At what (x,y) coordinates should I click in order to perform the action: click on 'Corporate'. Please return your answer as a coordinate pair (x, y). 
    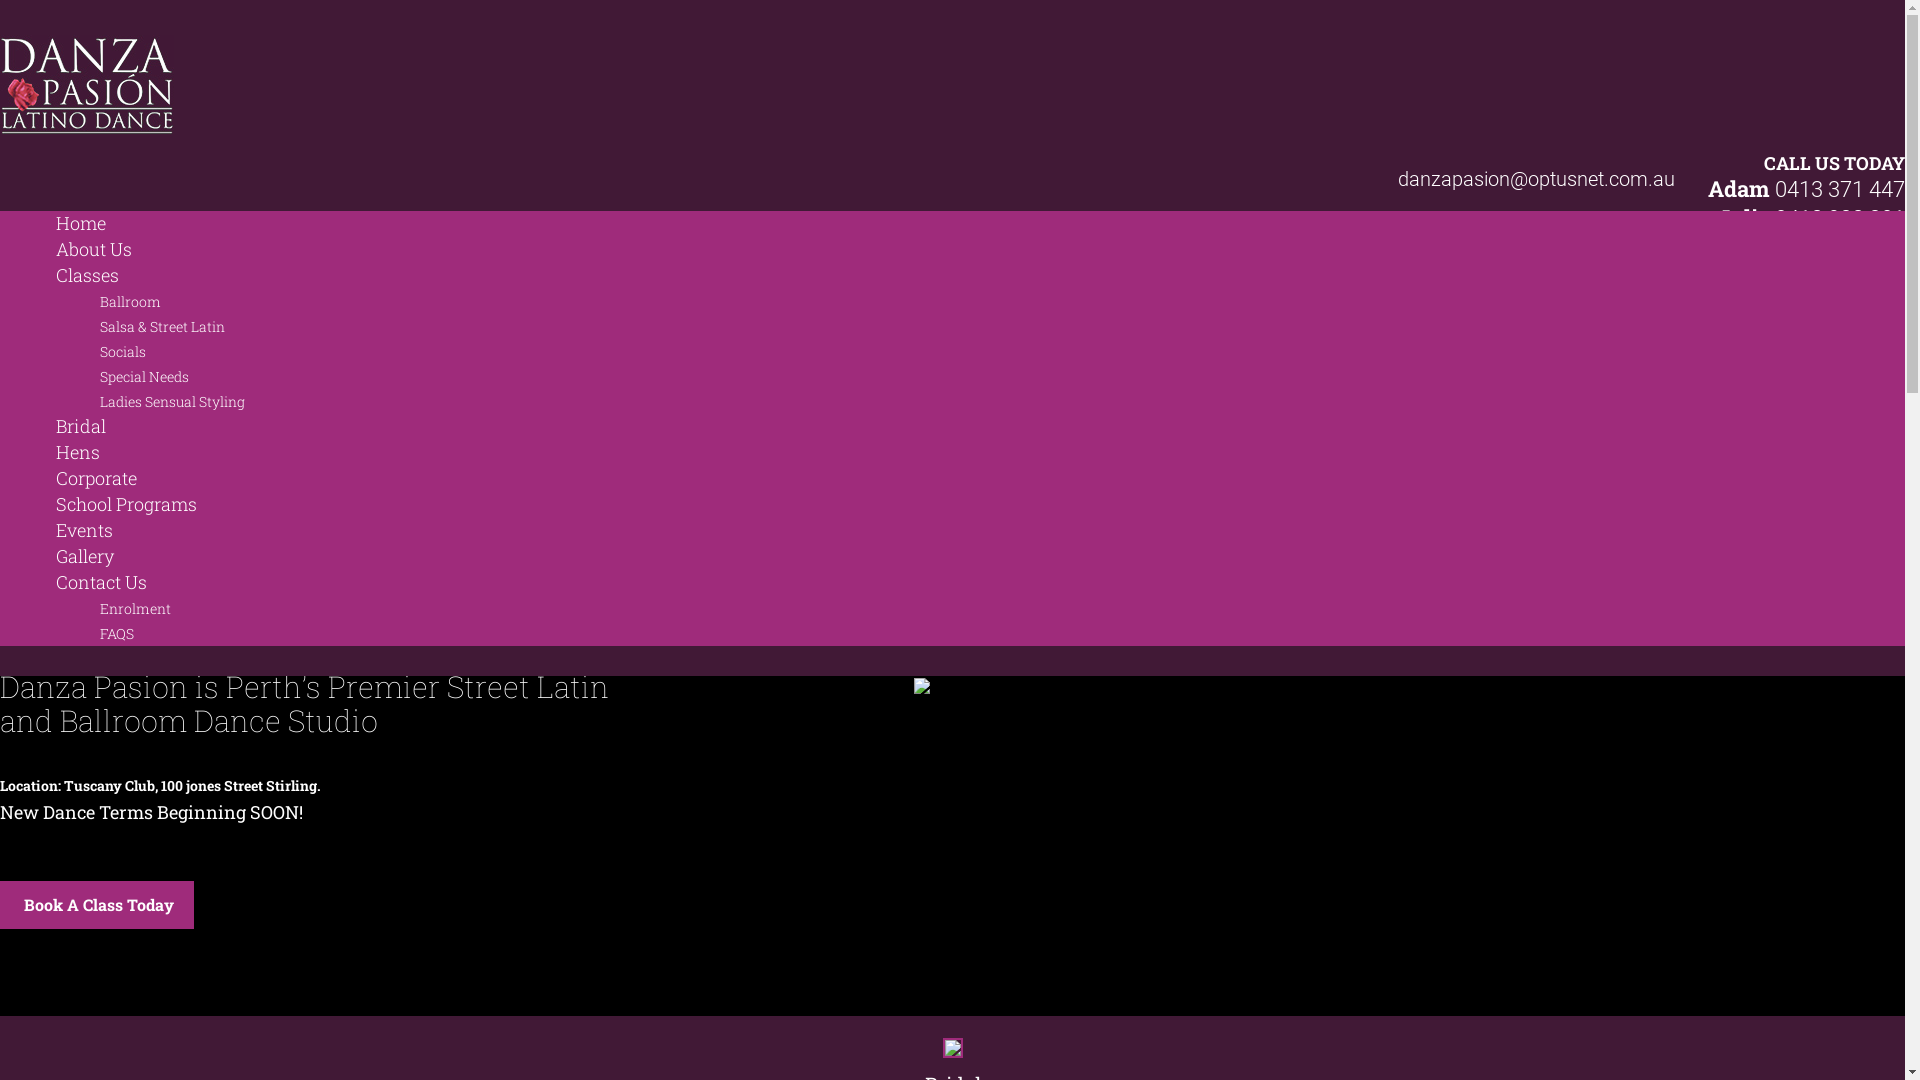
    Looking at the image, I should click on (95, 478).